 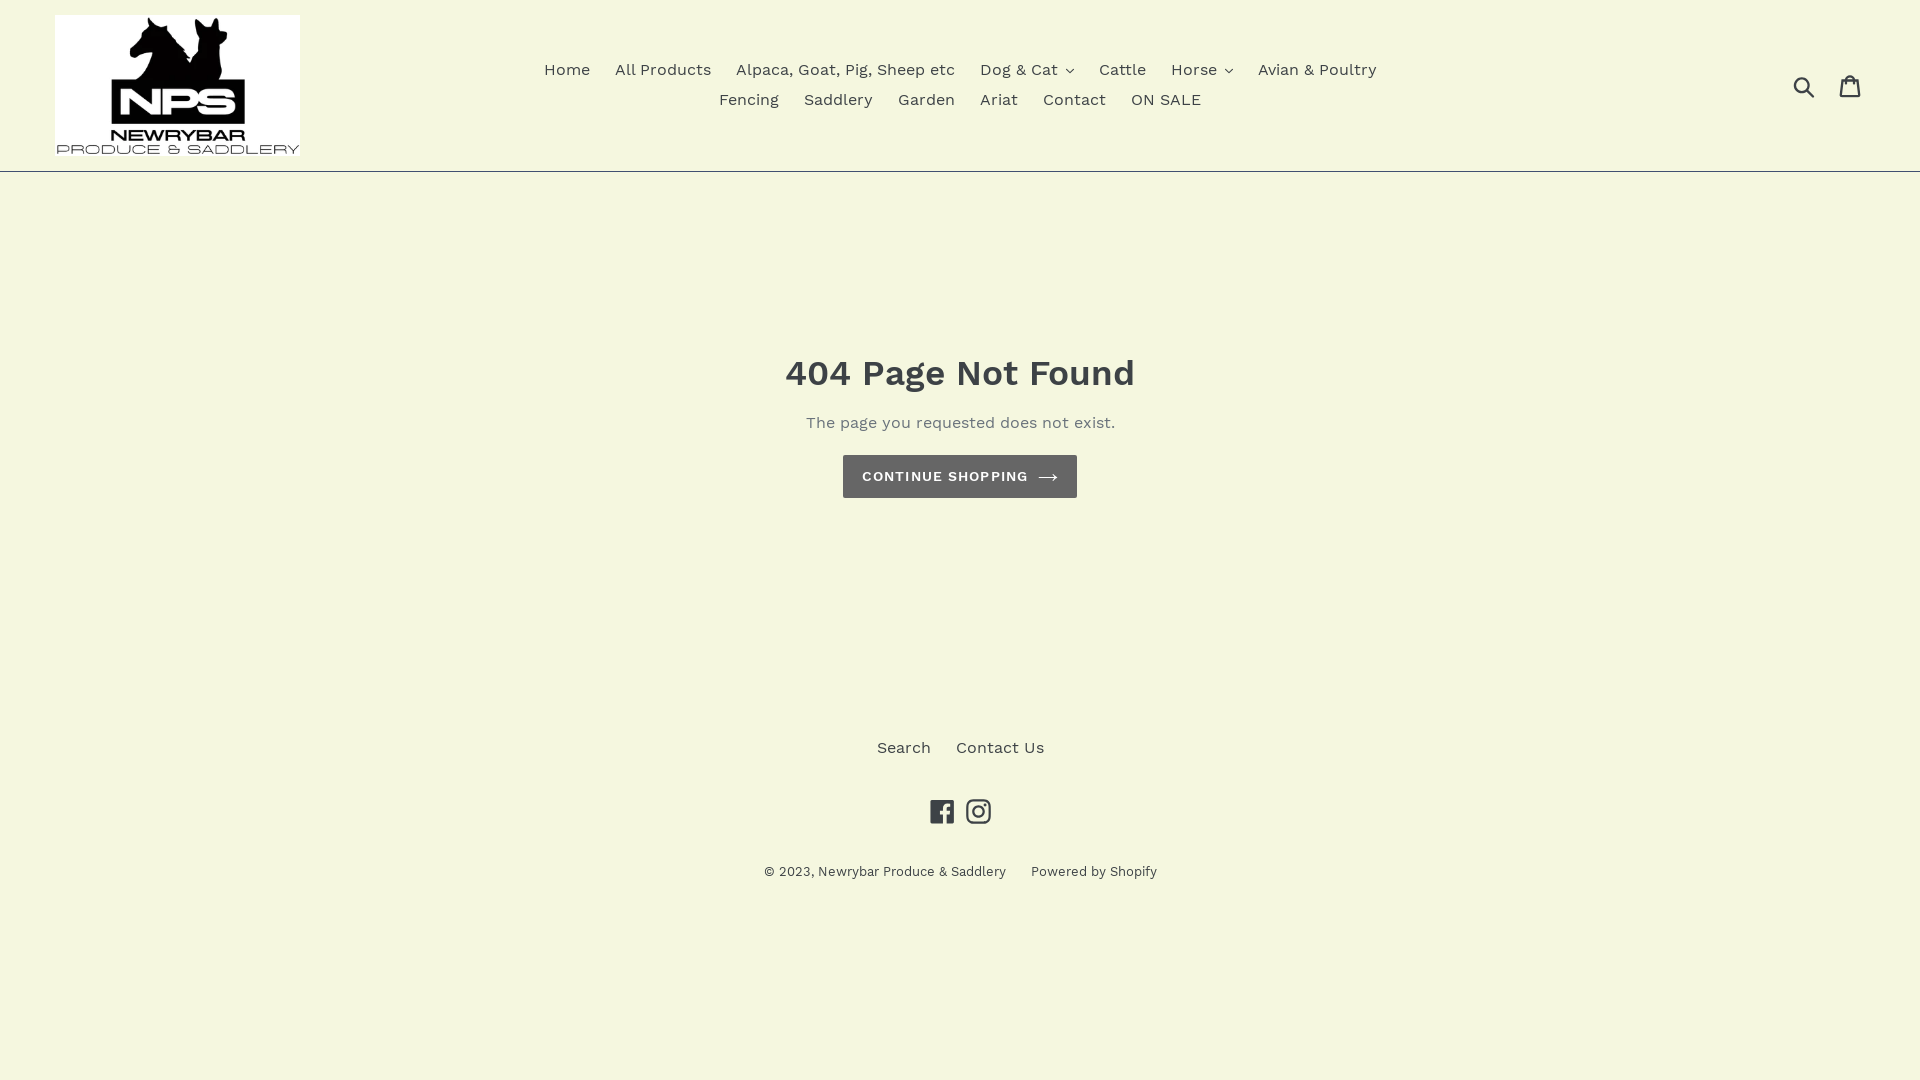 What do you see at coordinates (940, 810) in the screenshot?
I see `'Facebook'` at bounding box center [940, 810].